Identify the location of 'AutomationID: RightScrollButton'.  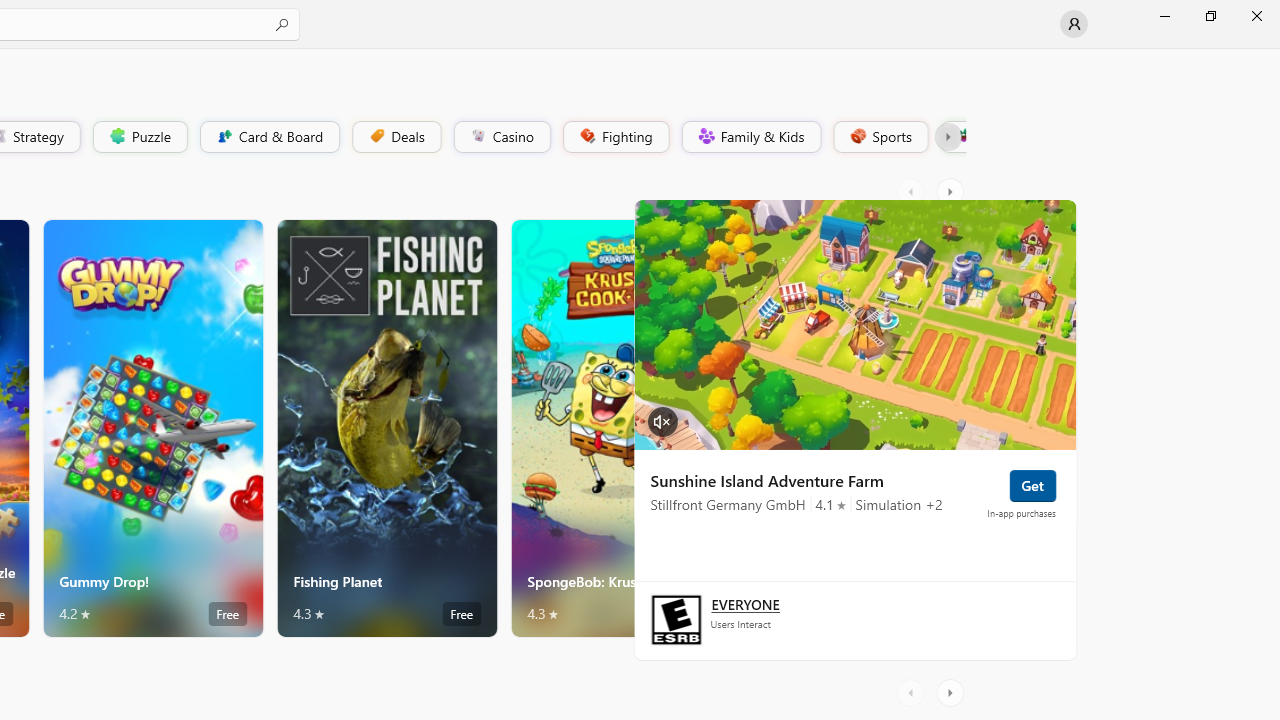
(951, 692).